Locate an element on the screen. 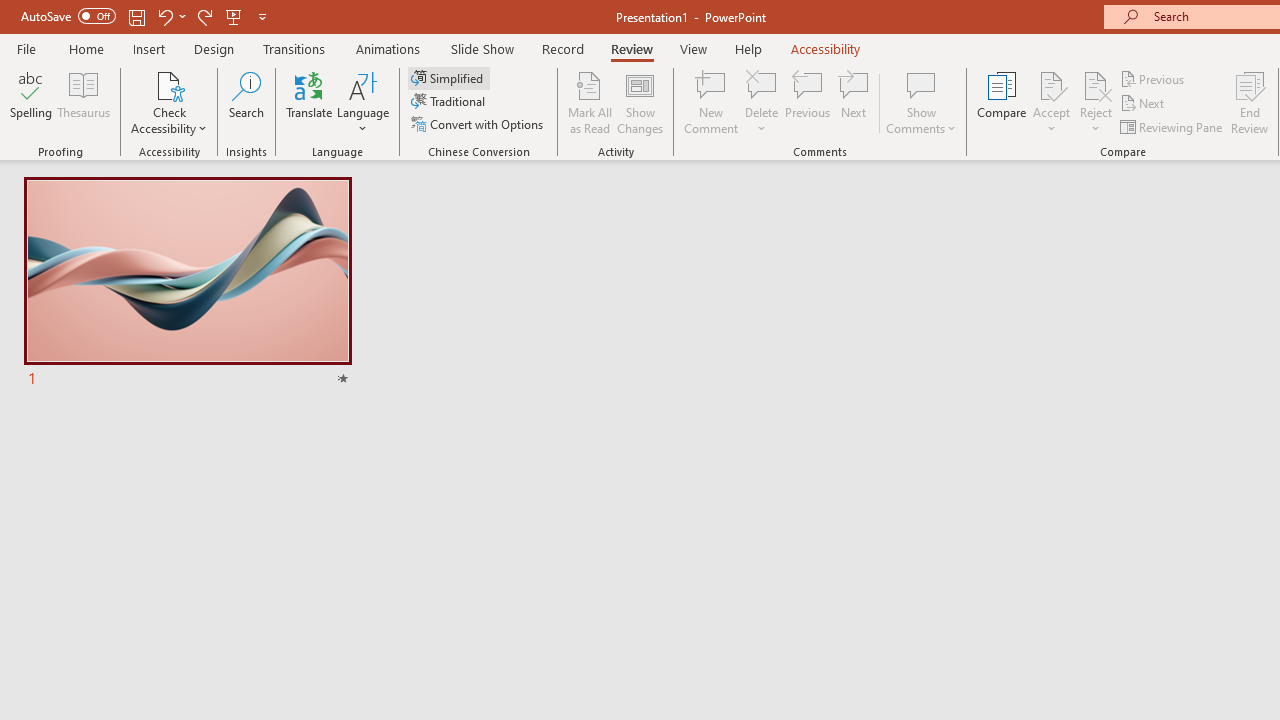 The height and width of the screenshot is (720, 1280). 'Reject' is located at coordinates (1095, 103).